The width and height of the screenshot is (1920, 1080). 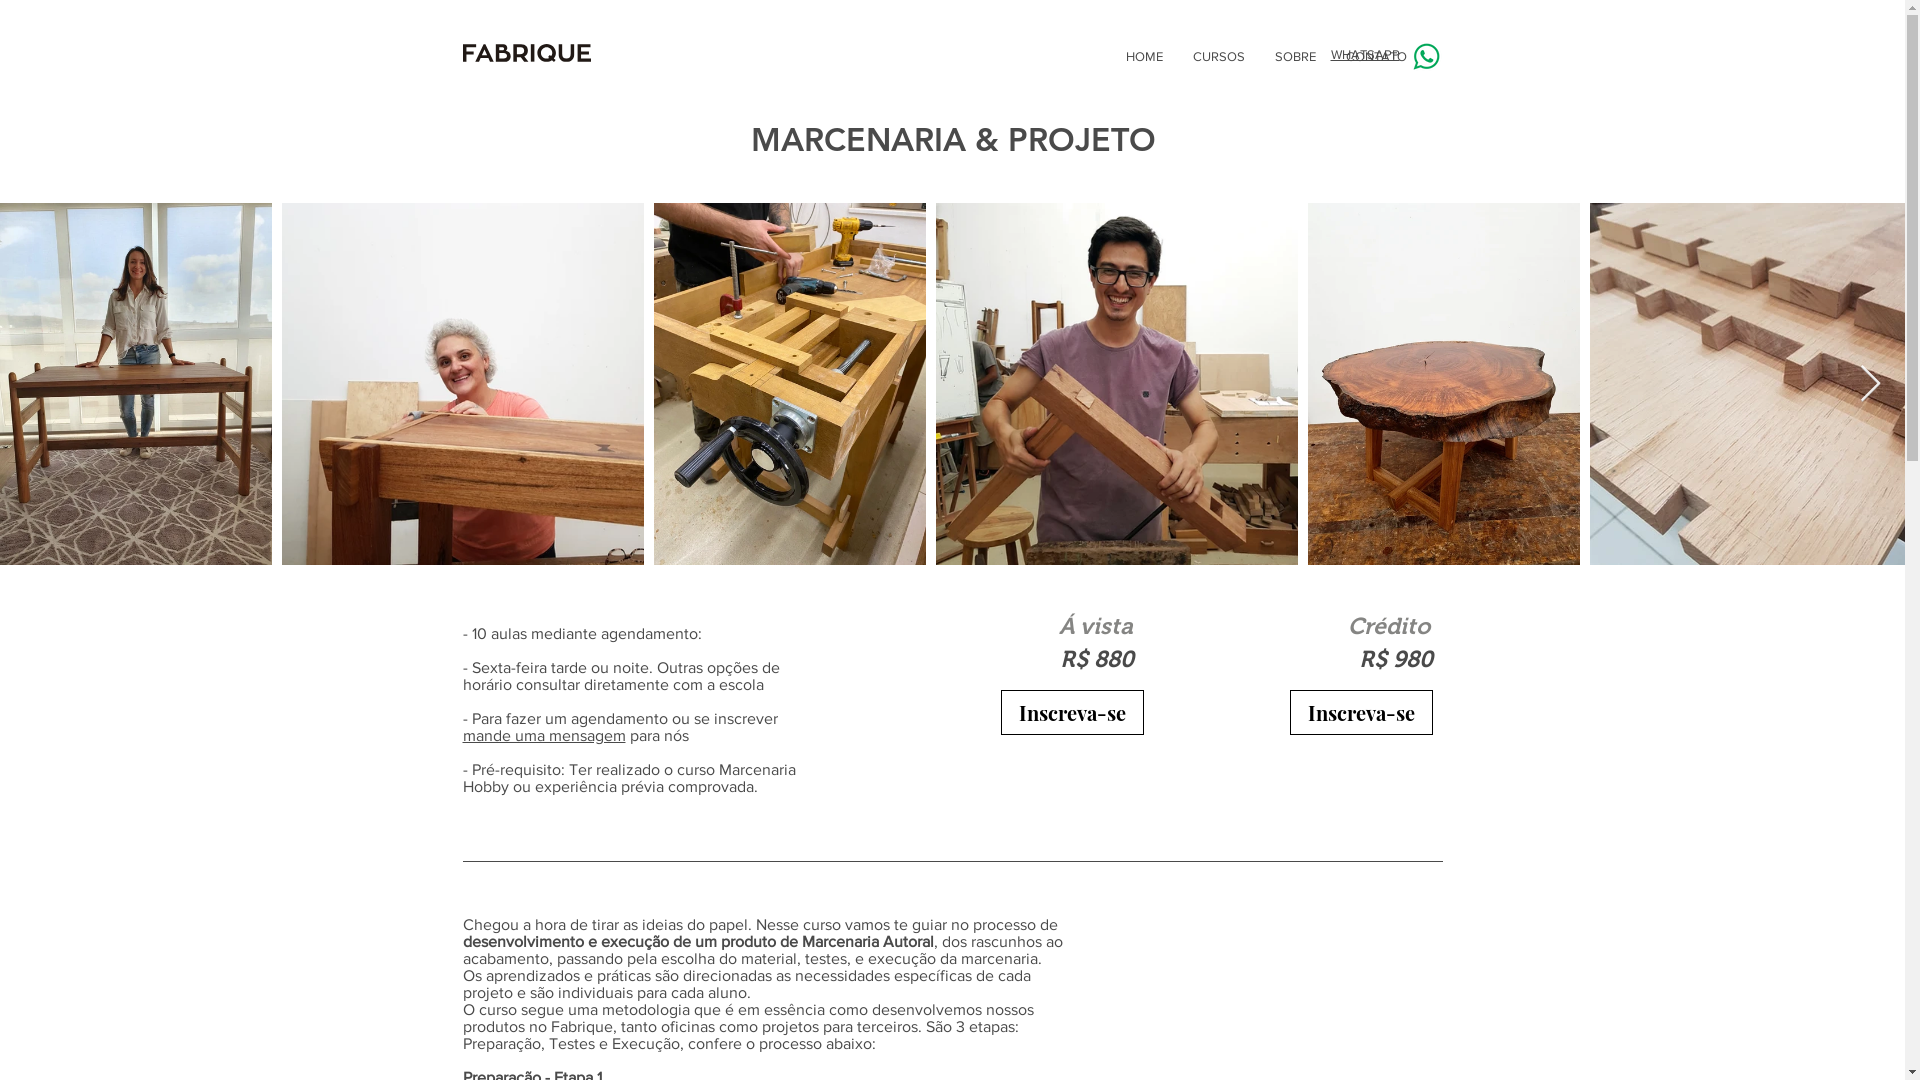 What do you see at coordinates (1363, 53) in the screenshot?
I see `'WHATSAPP'` at bounding box center [1363, 53].